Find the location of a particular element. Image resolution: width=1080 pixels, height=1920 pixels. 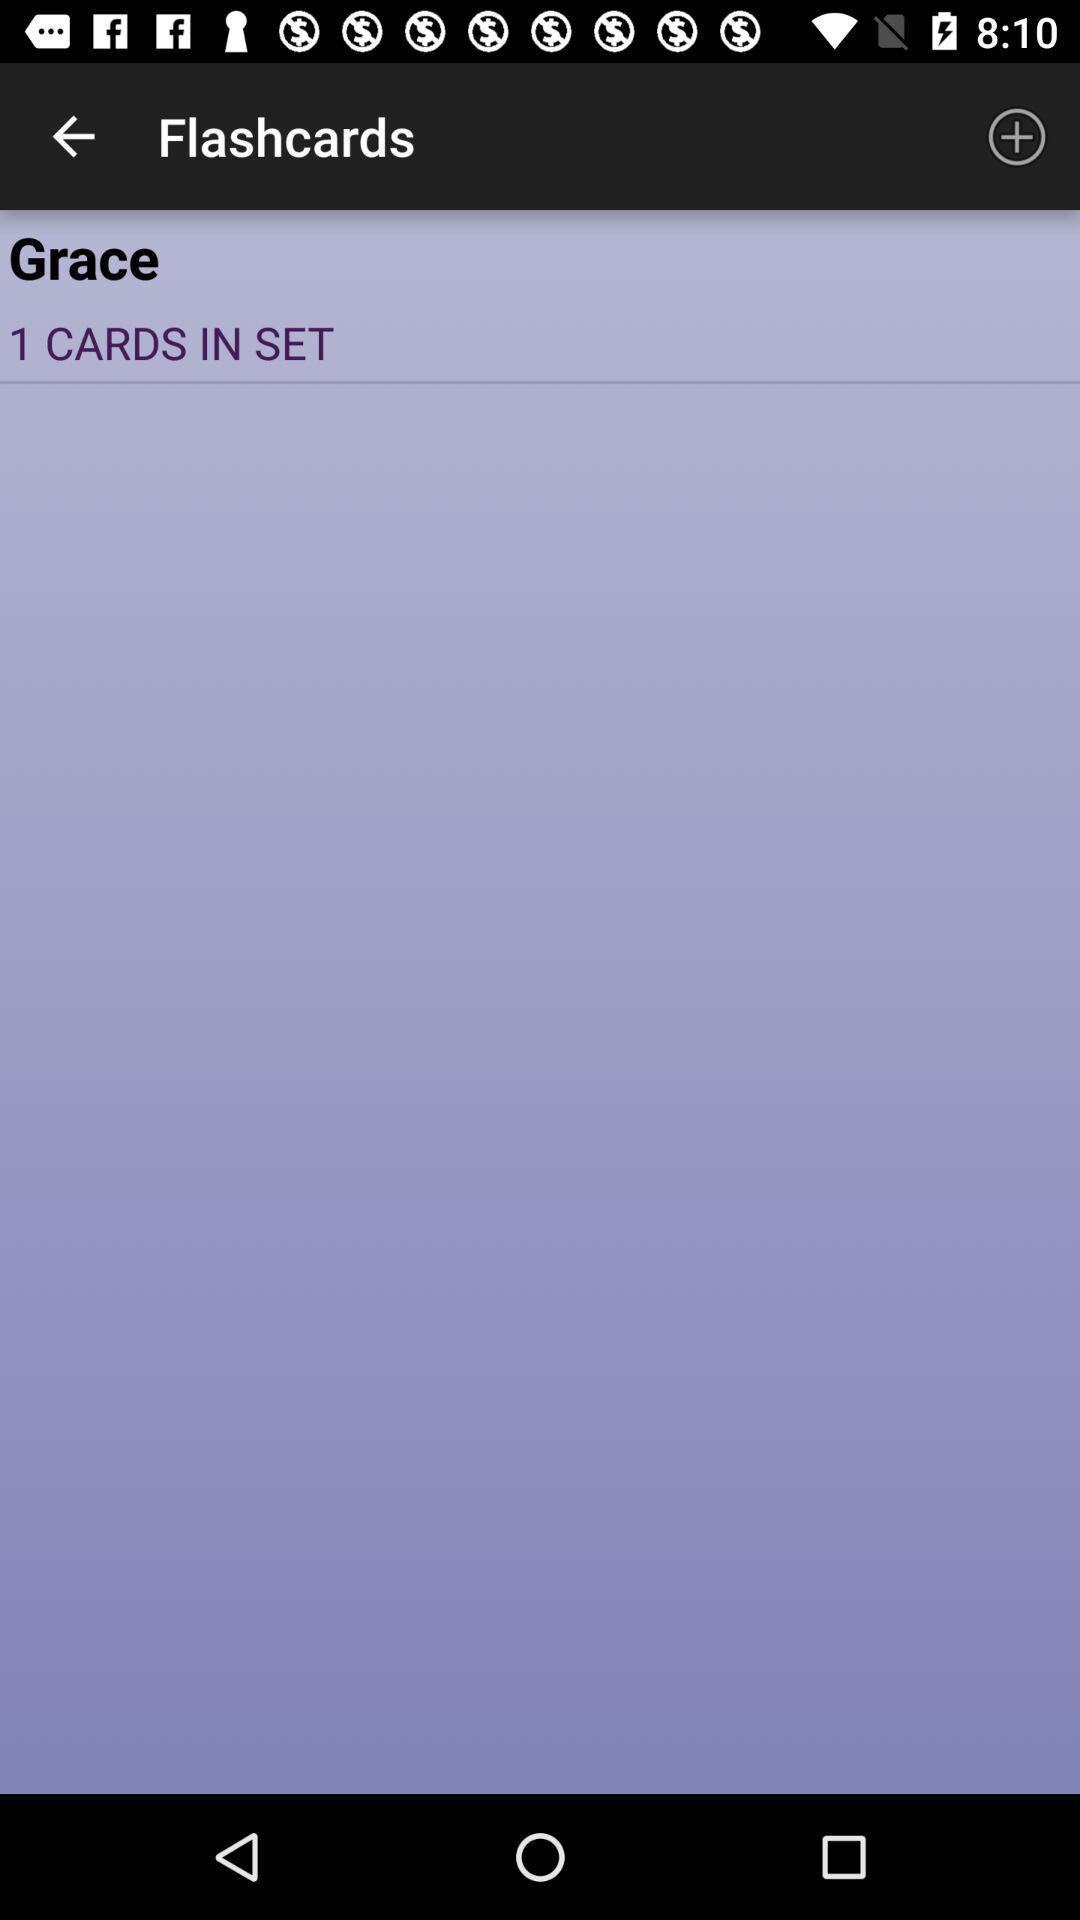

item above grace item is located at coordinates (1017, 135).